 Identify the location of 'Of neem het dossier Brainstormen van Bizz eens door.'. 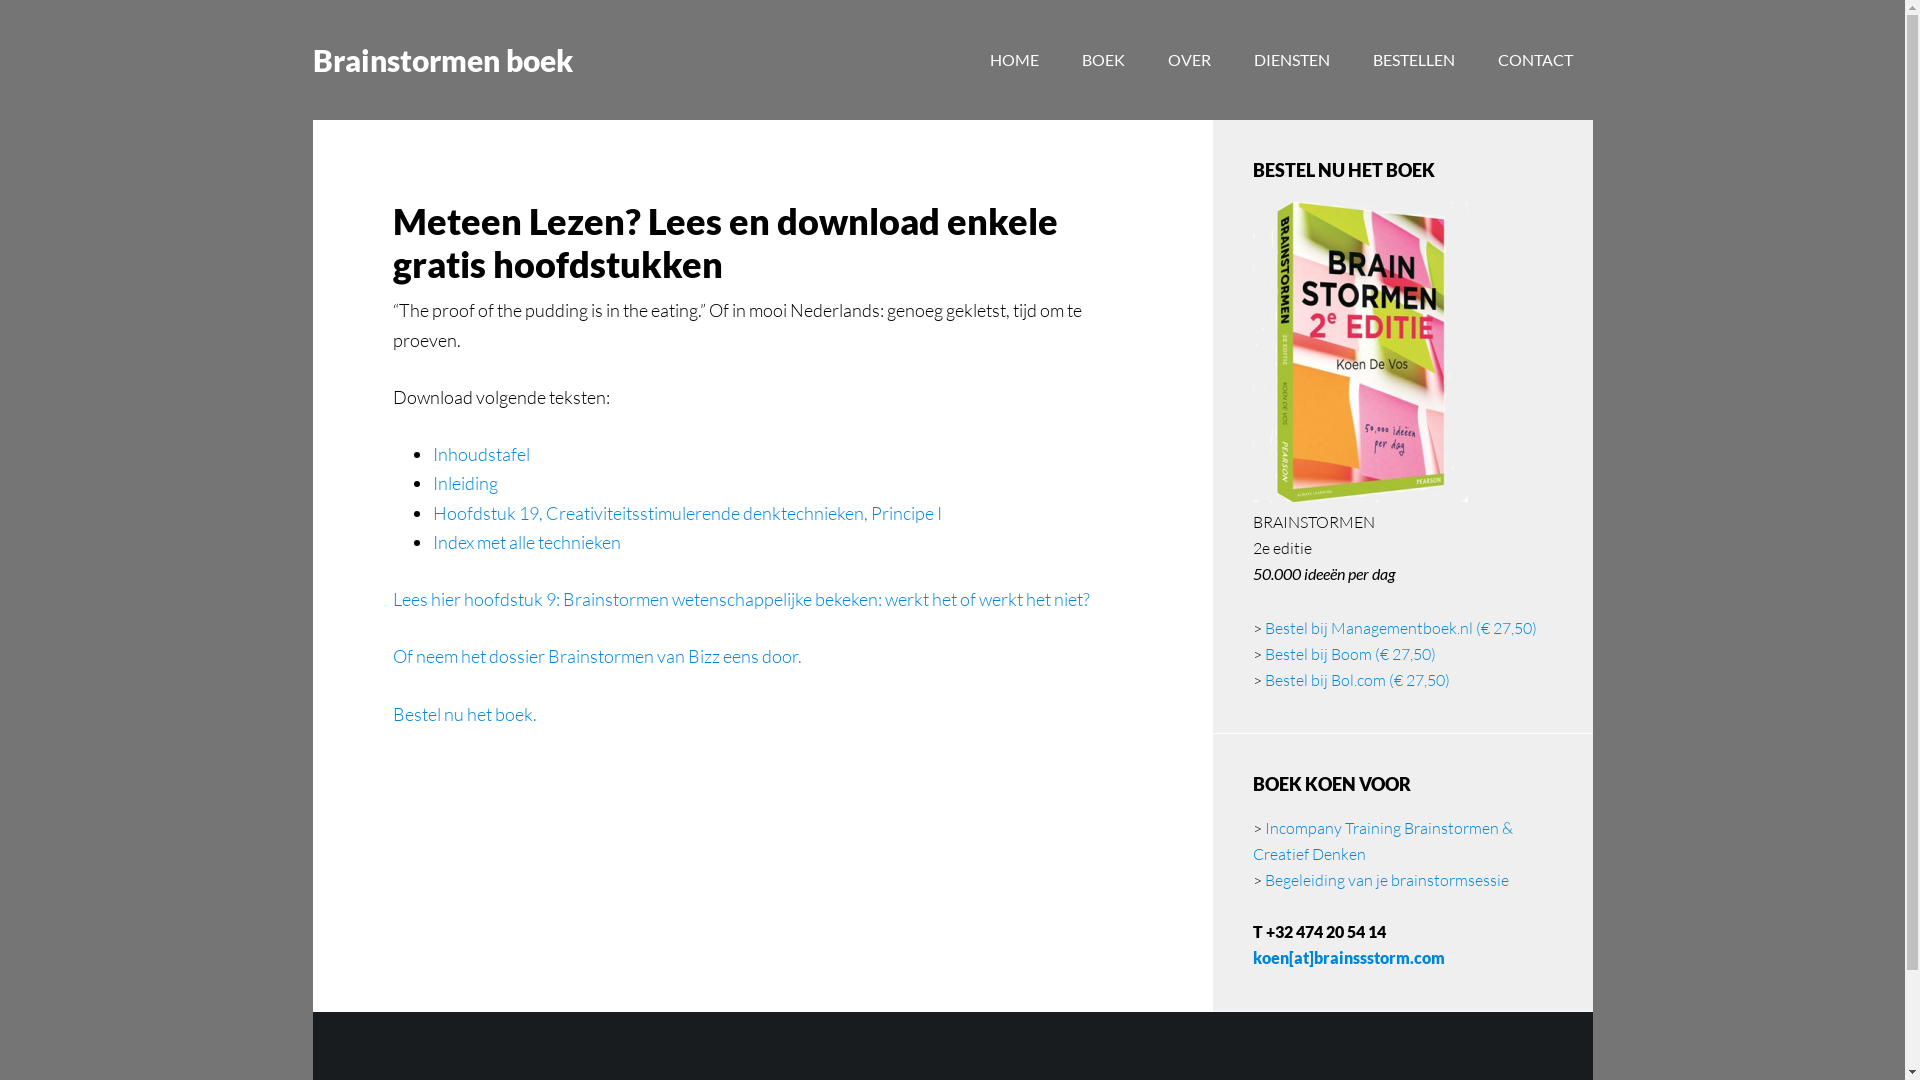
(595, 655).